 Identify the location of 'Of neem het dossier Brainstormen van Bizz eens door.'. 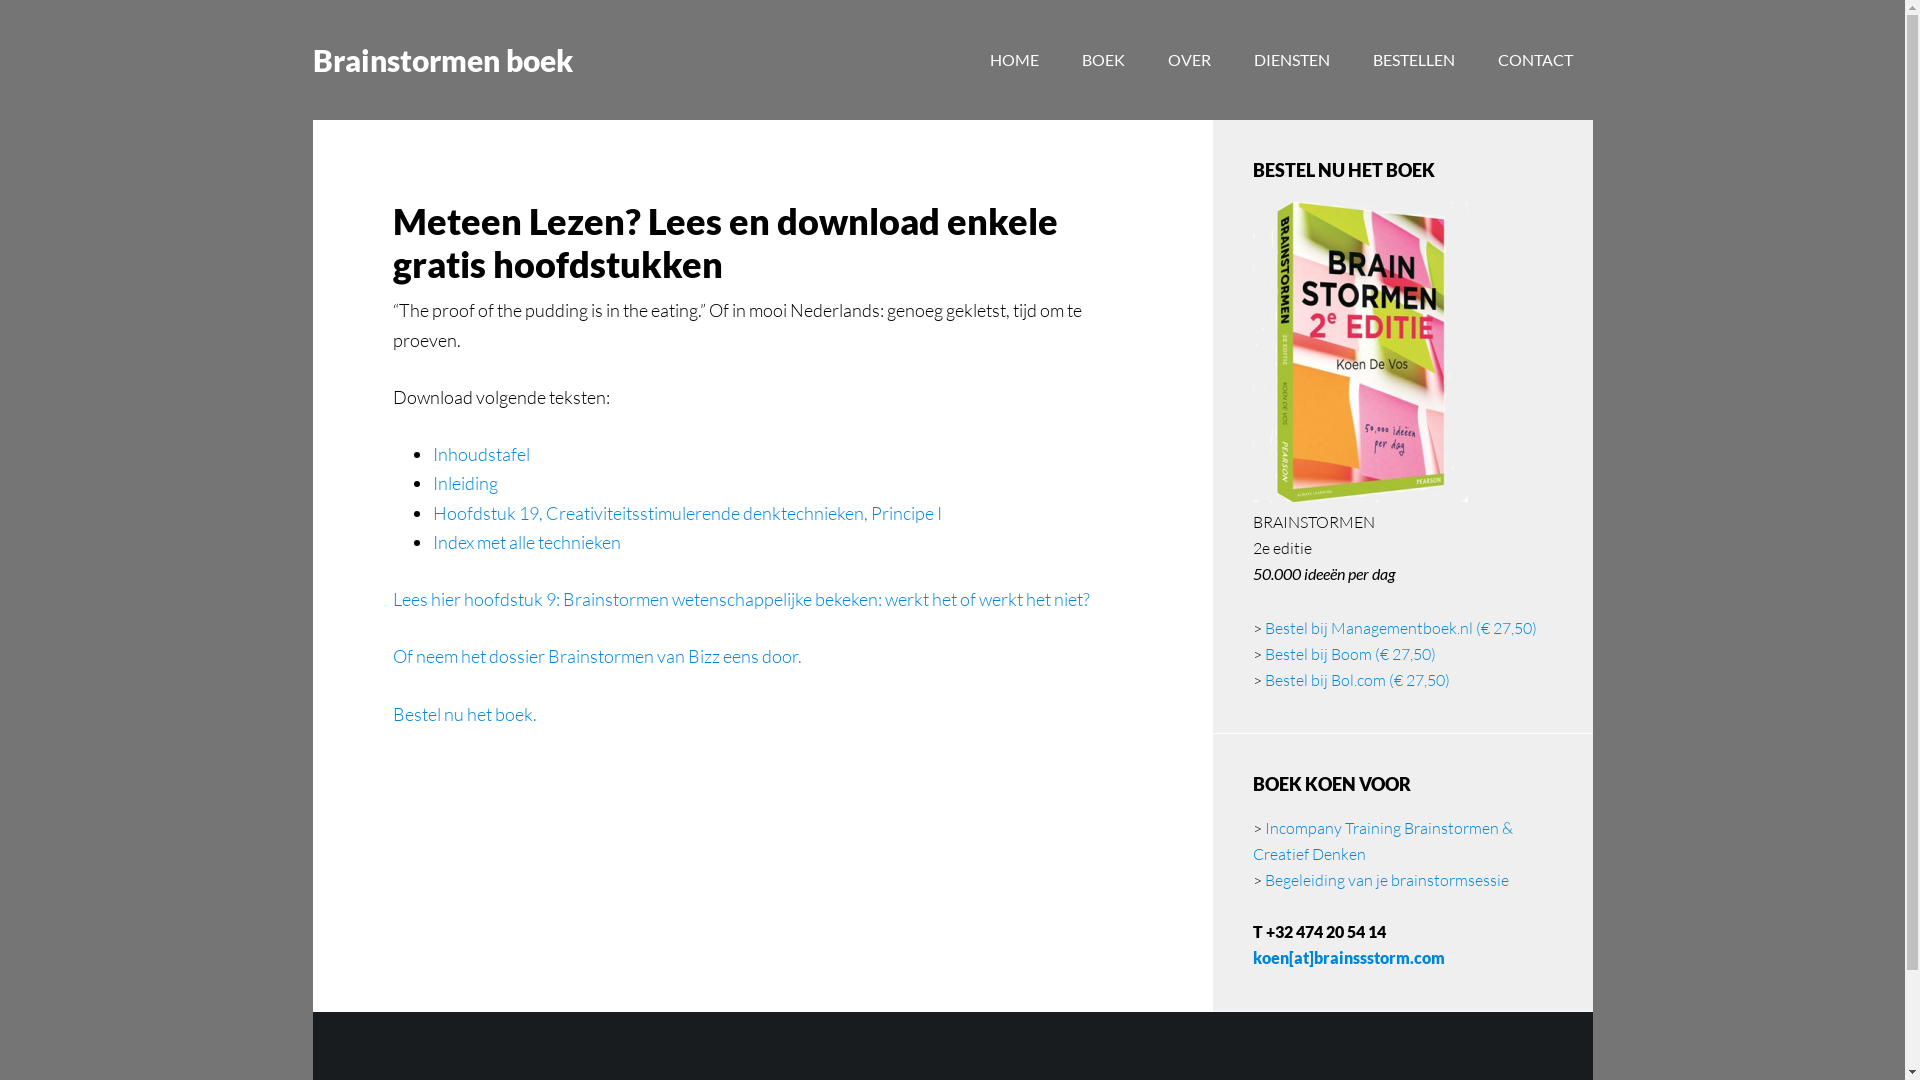
(595, 655).